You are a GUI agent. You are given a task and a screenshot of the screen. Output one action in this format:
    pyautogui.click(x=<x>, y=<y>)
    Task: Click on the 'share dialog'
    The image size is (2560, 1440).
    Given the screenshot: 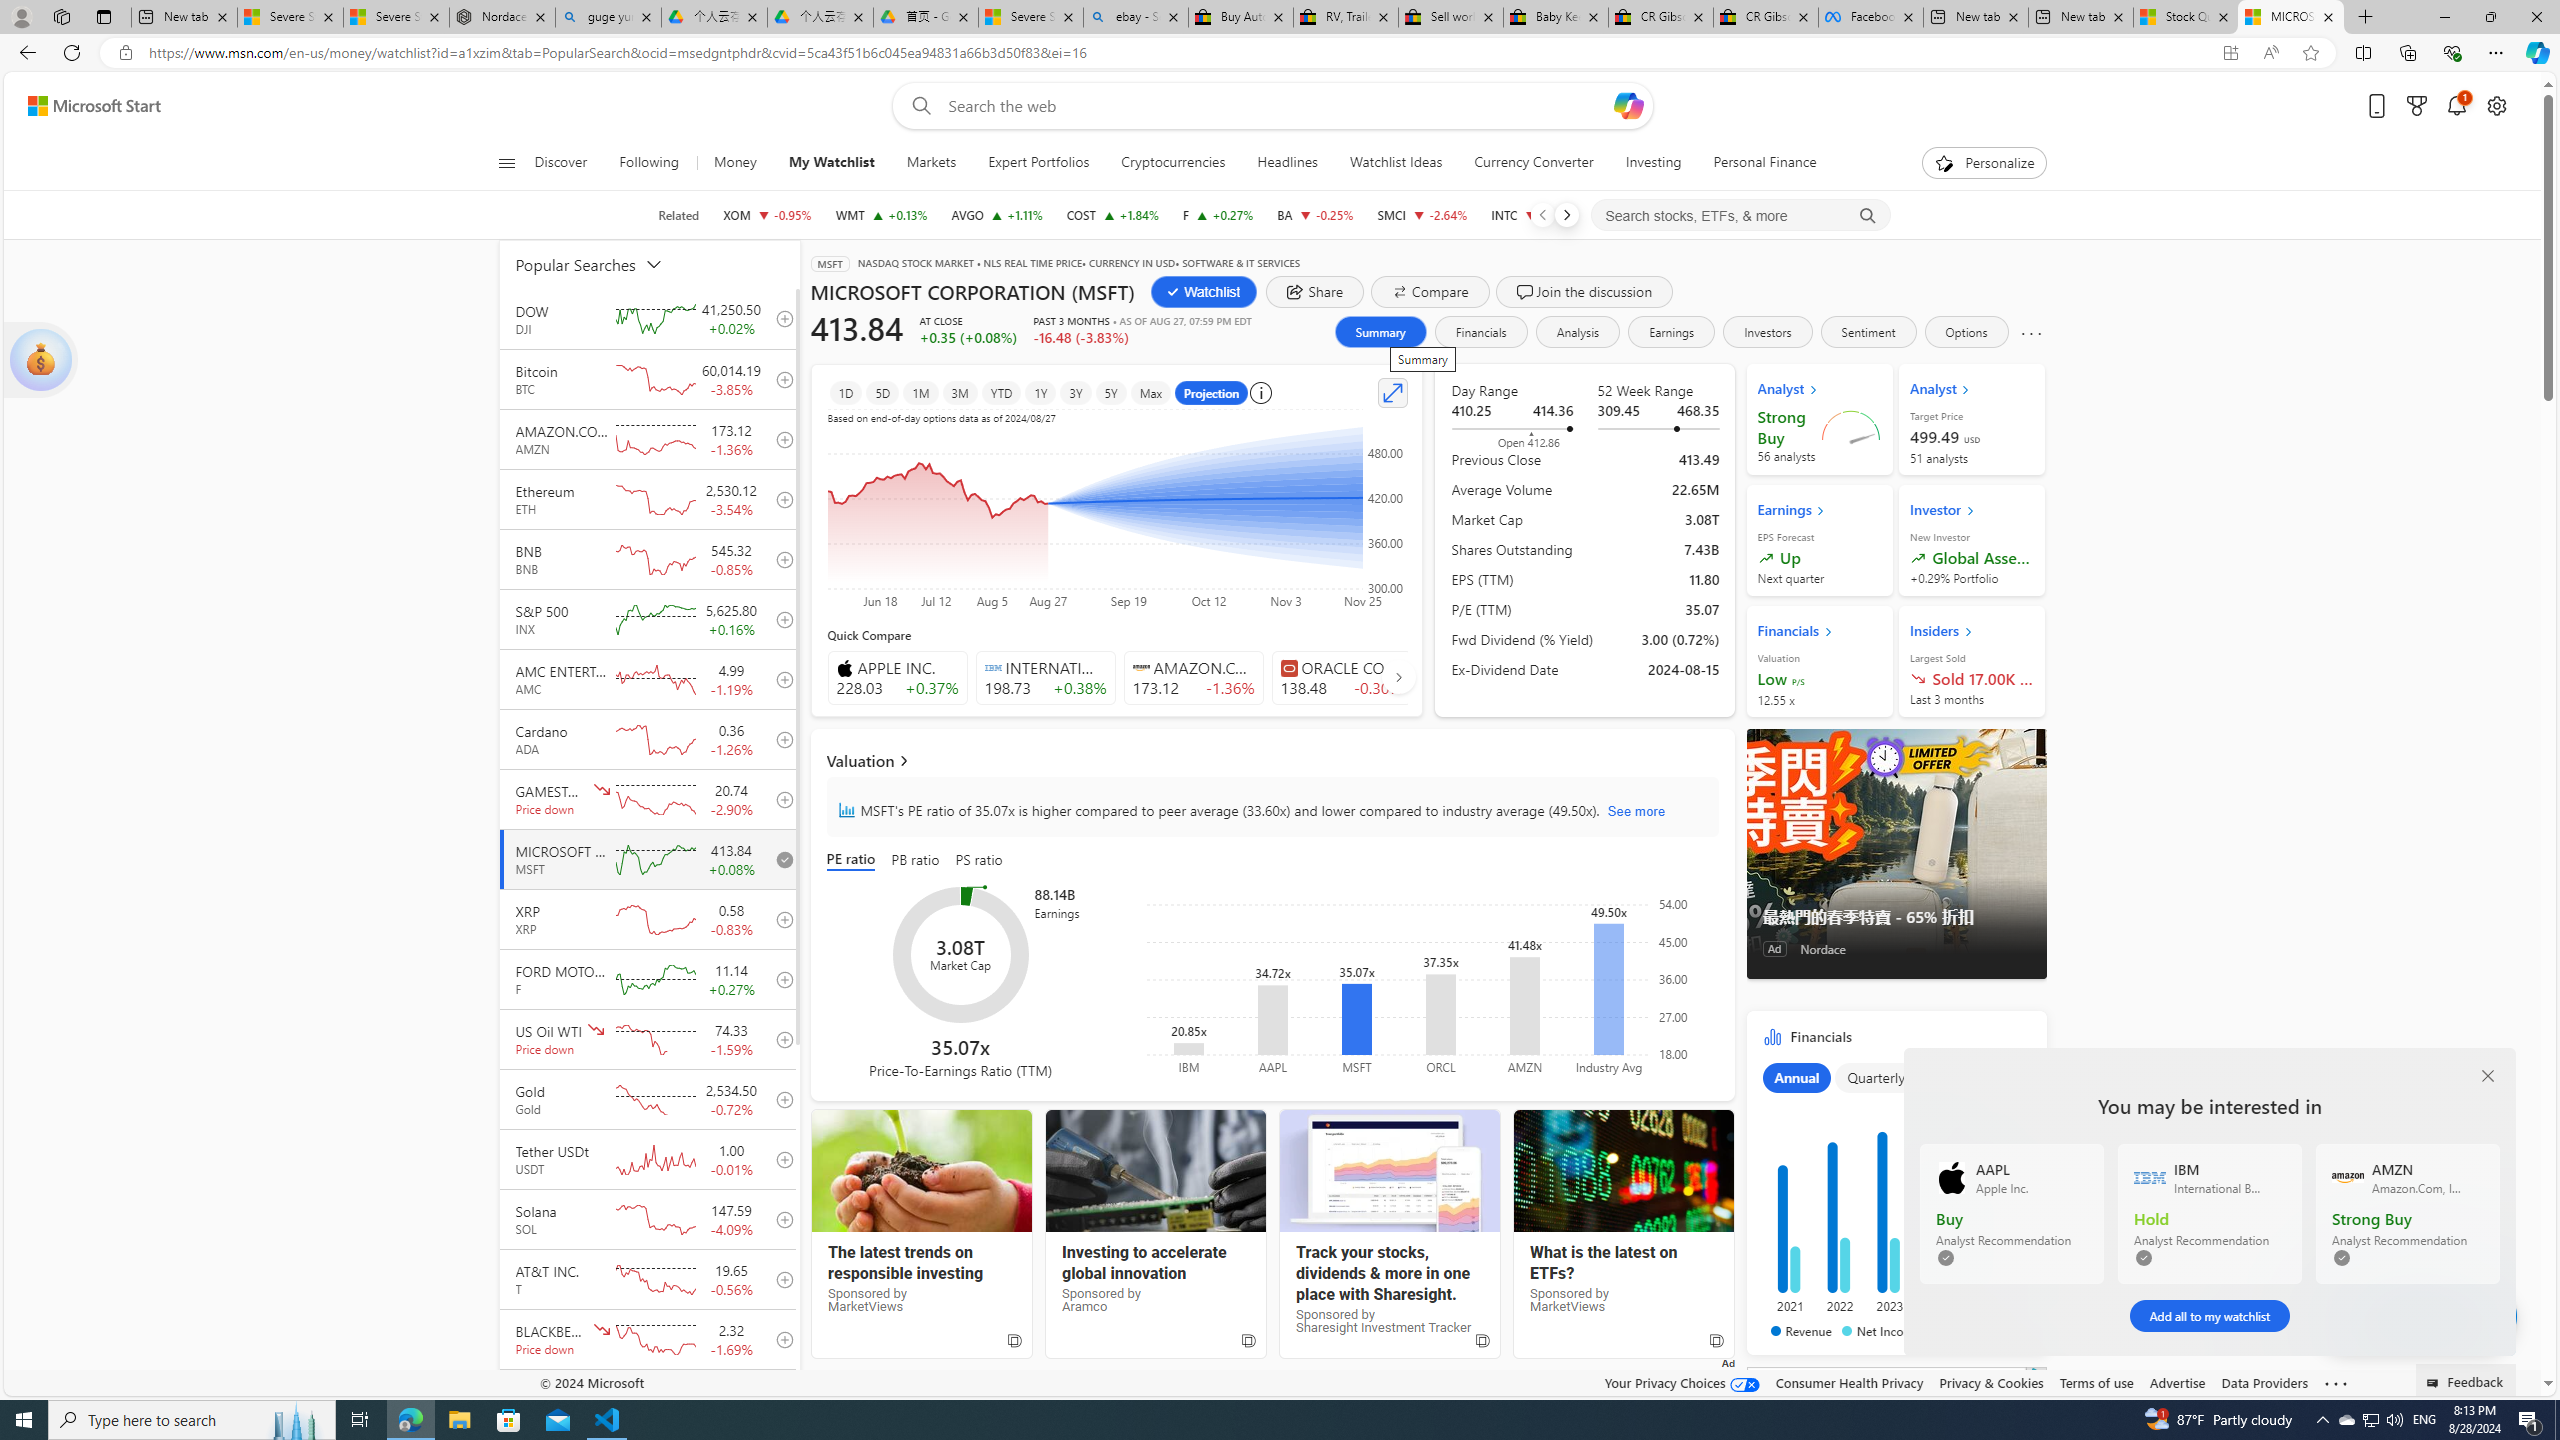 What is the action you would take?
    pyautogui.click(x=1314, y=291)
    